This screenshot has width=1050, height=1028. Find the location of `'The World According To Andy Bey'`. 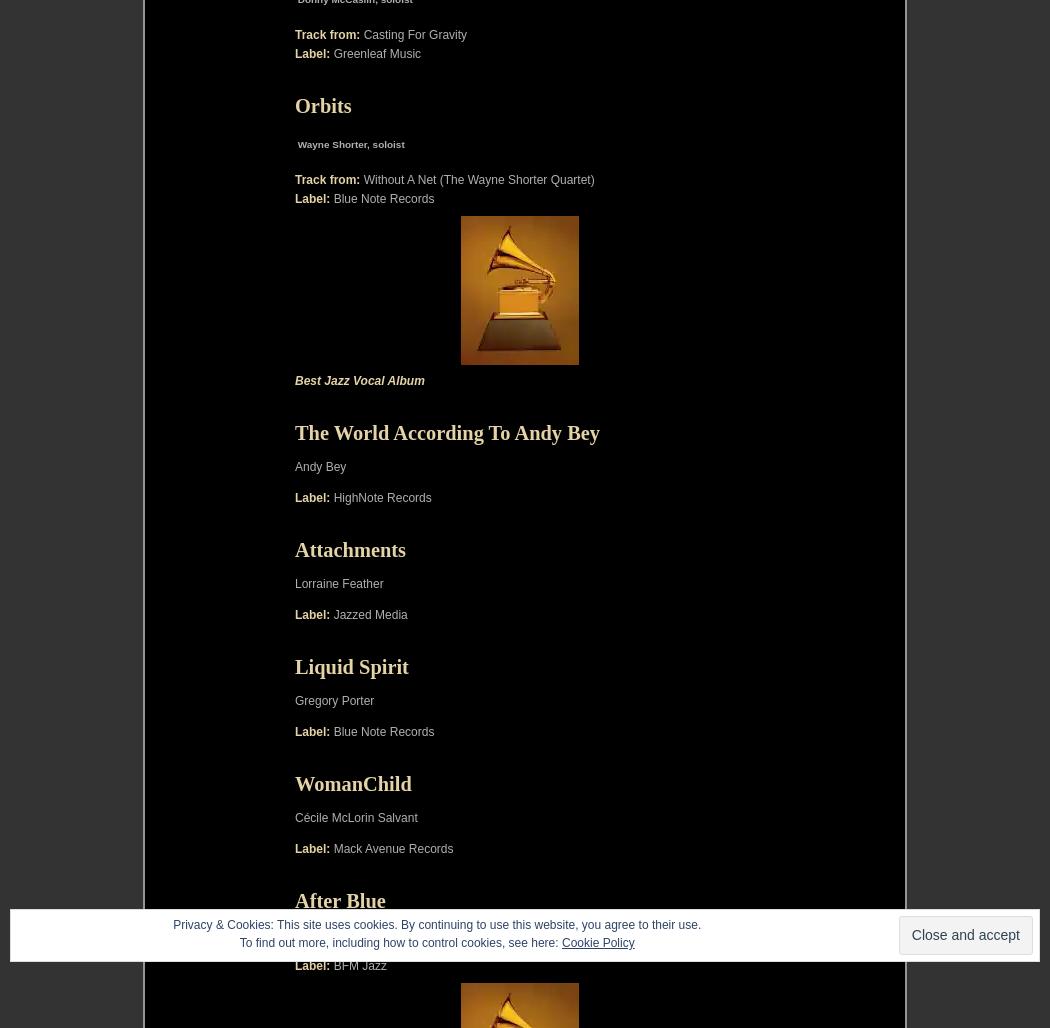

'The World According To Andy Bey' is located at coordinates (446, 432).